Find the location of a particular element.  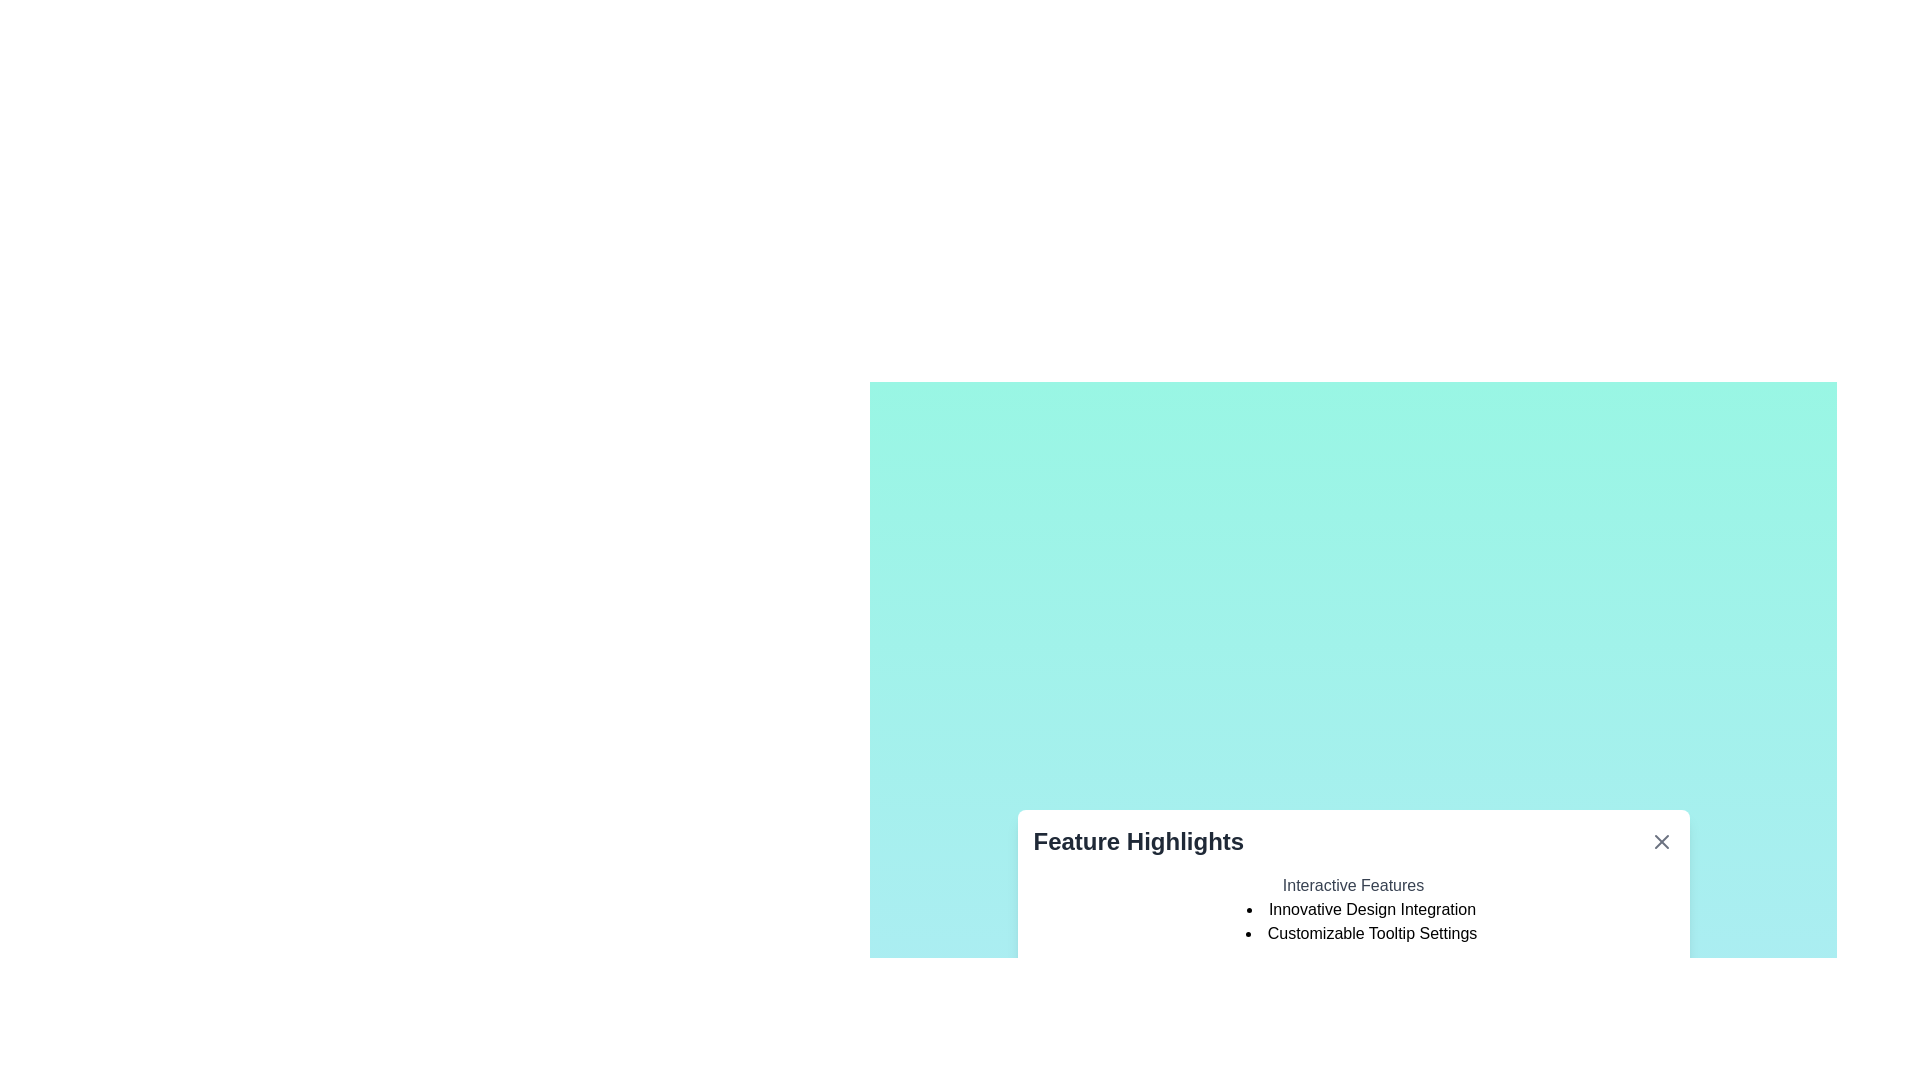

the thin gray diagonal line forming part of the 'X' shape close button located at the top right corner of the 'Feature Highlights' panel is located at coordinates (1661, 841).